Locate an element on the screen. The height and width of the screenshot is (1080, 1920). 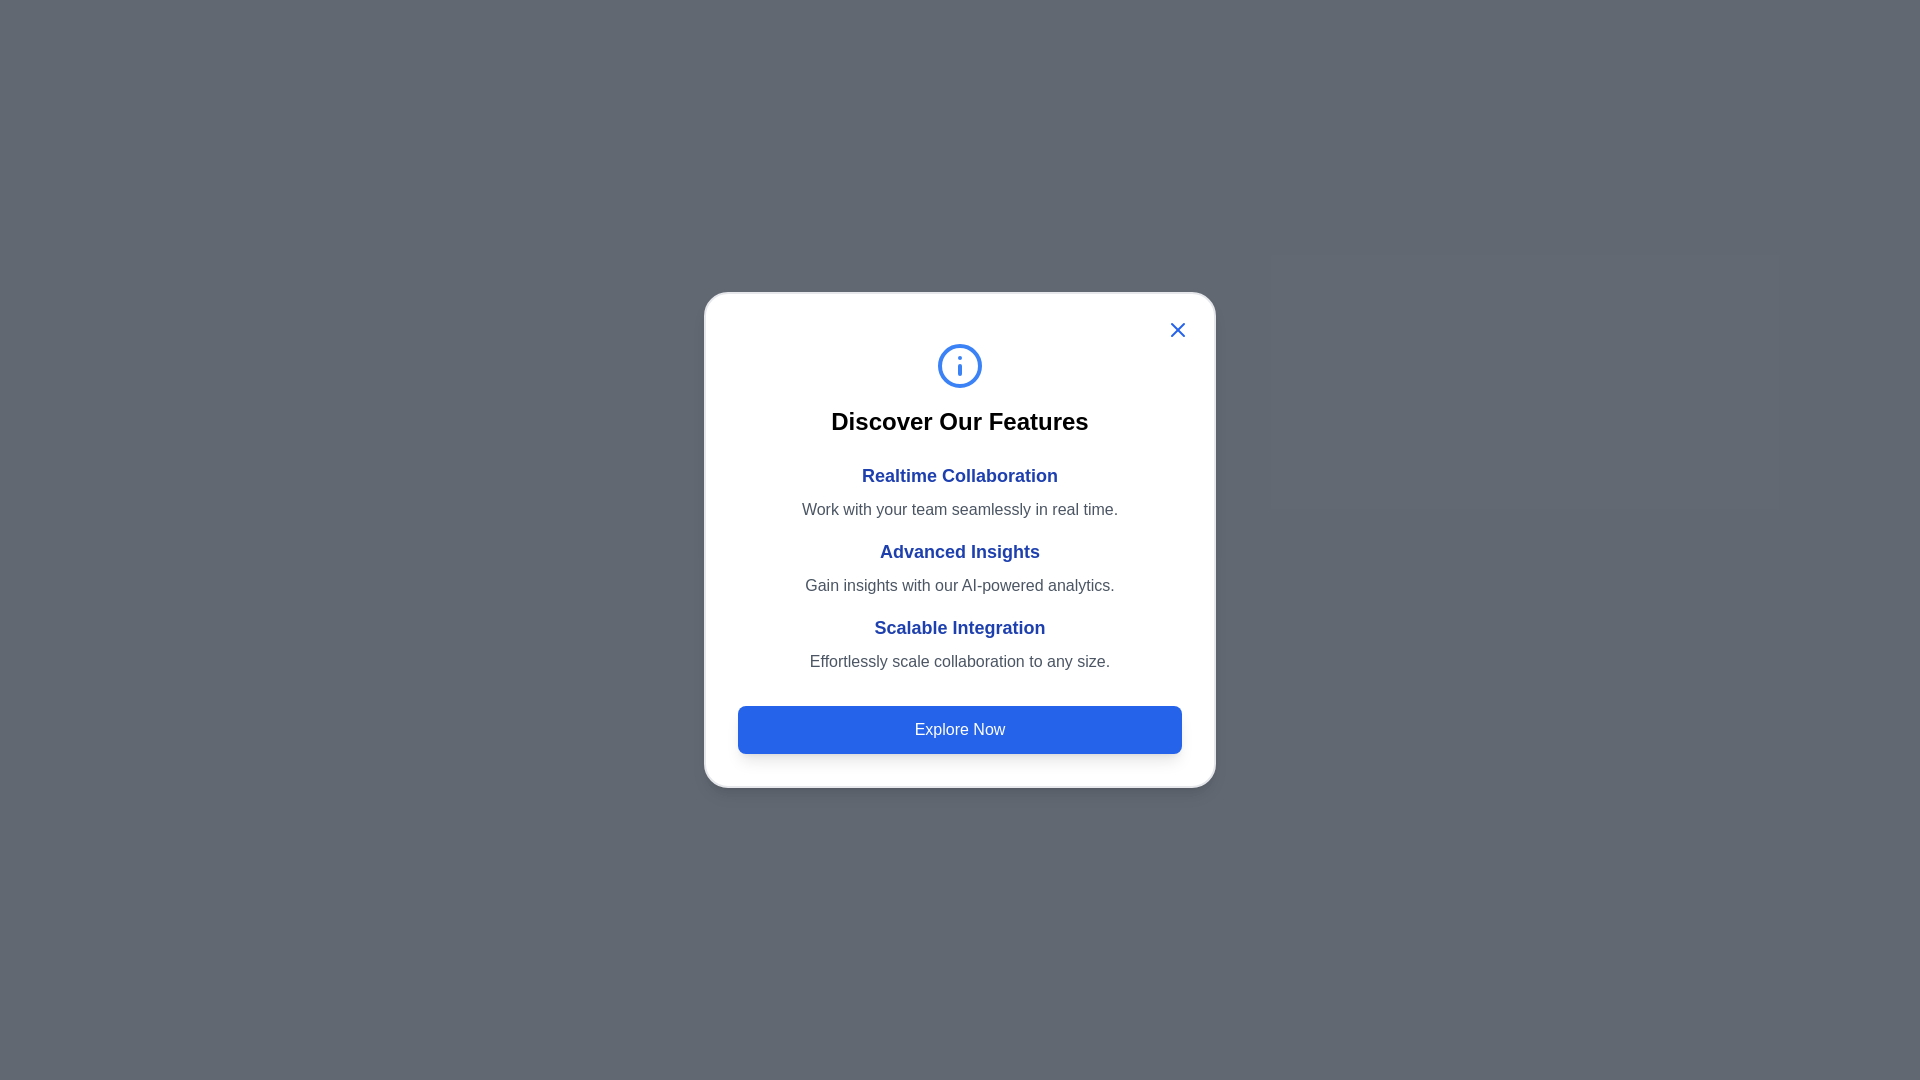
the circular information icon with a blue outline and 'i' symbol, which is centered above the heading 'Discover Our Features' in the modal dialog is located at coordinates (960, 366).